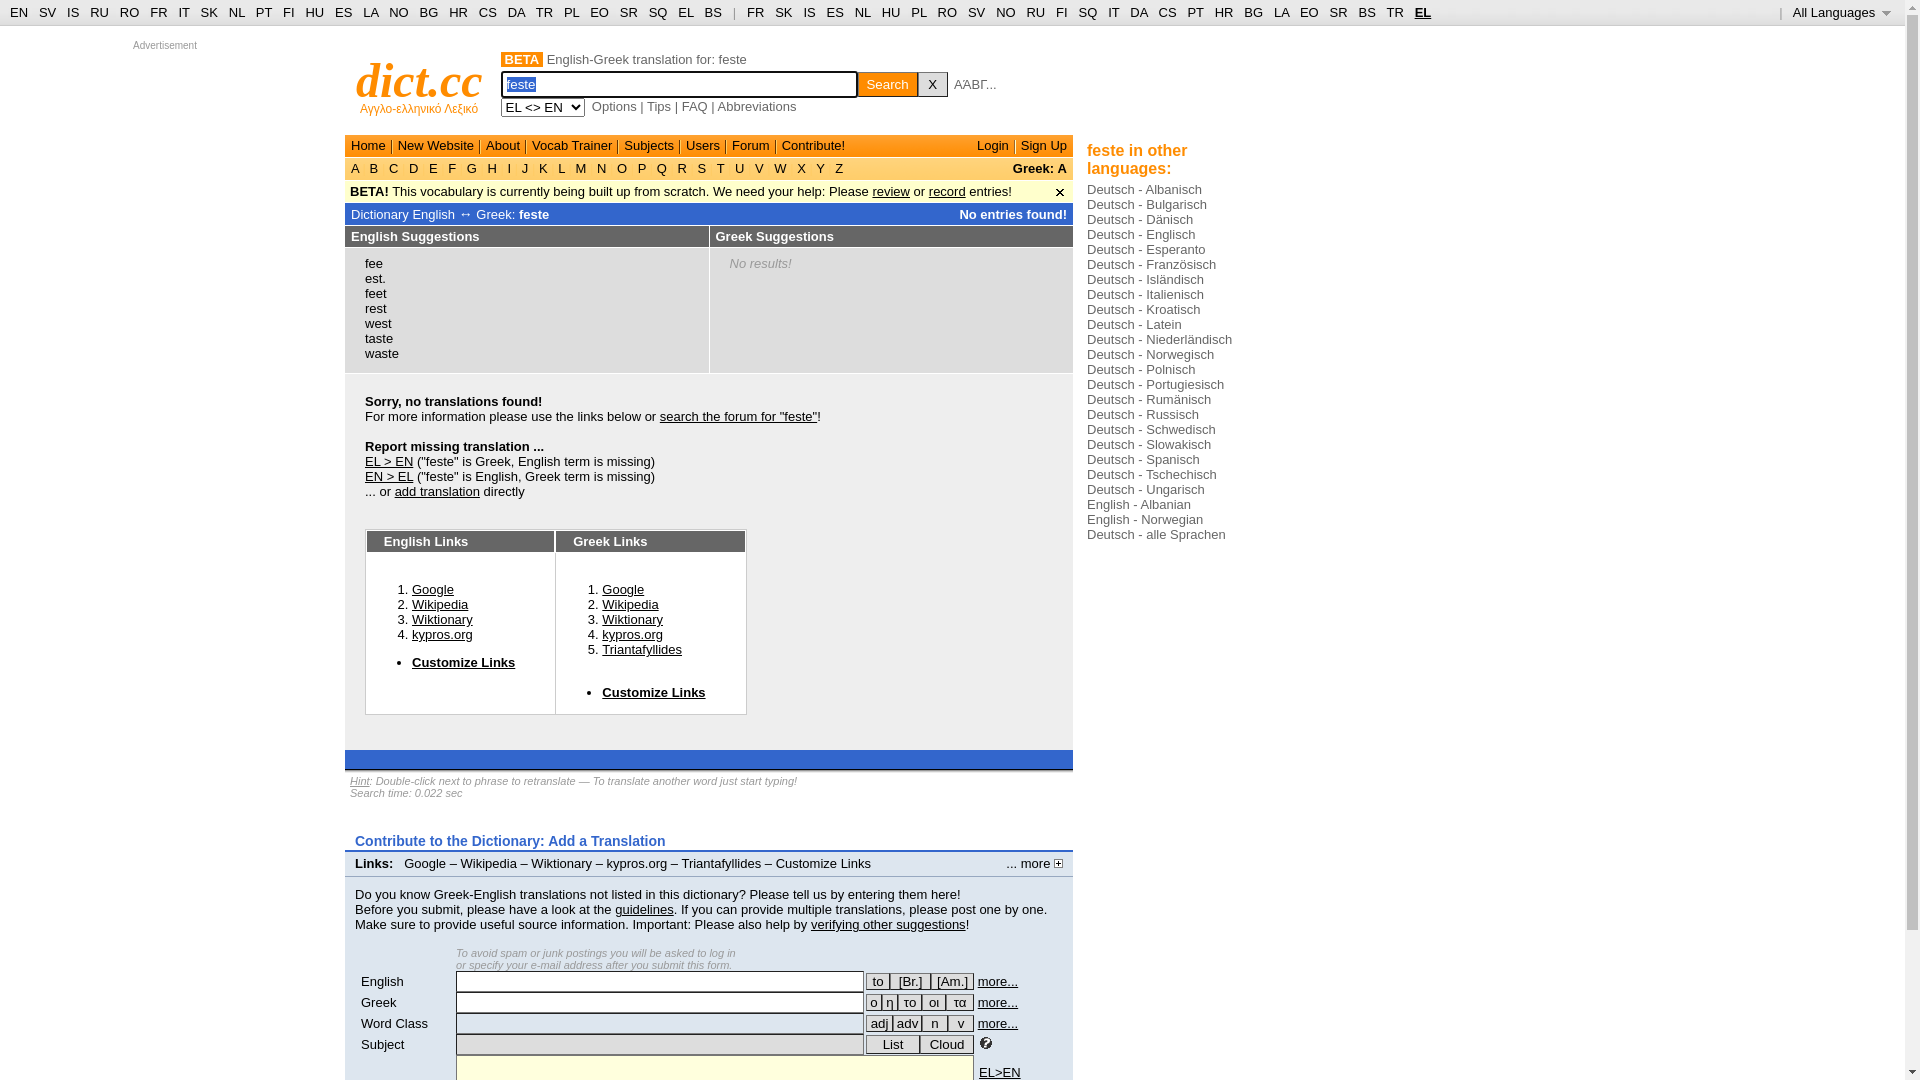 The width and height of the screenshot is (1920, 1080). I want to click on 'List', so click(865, 1043).